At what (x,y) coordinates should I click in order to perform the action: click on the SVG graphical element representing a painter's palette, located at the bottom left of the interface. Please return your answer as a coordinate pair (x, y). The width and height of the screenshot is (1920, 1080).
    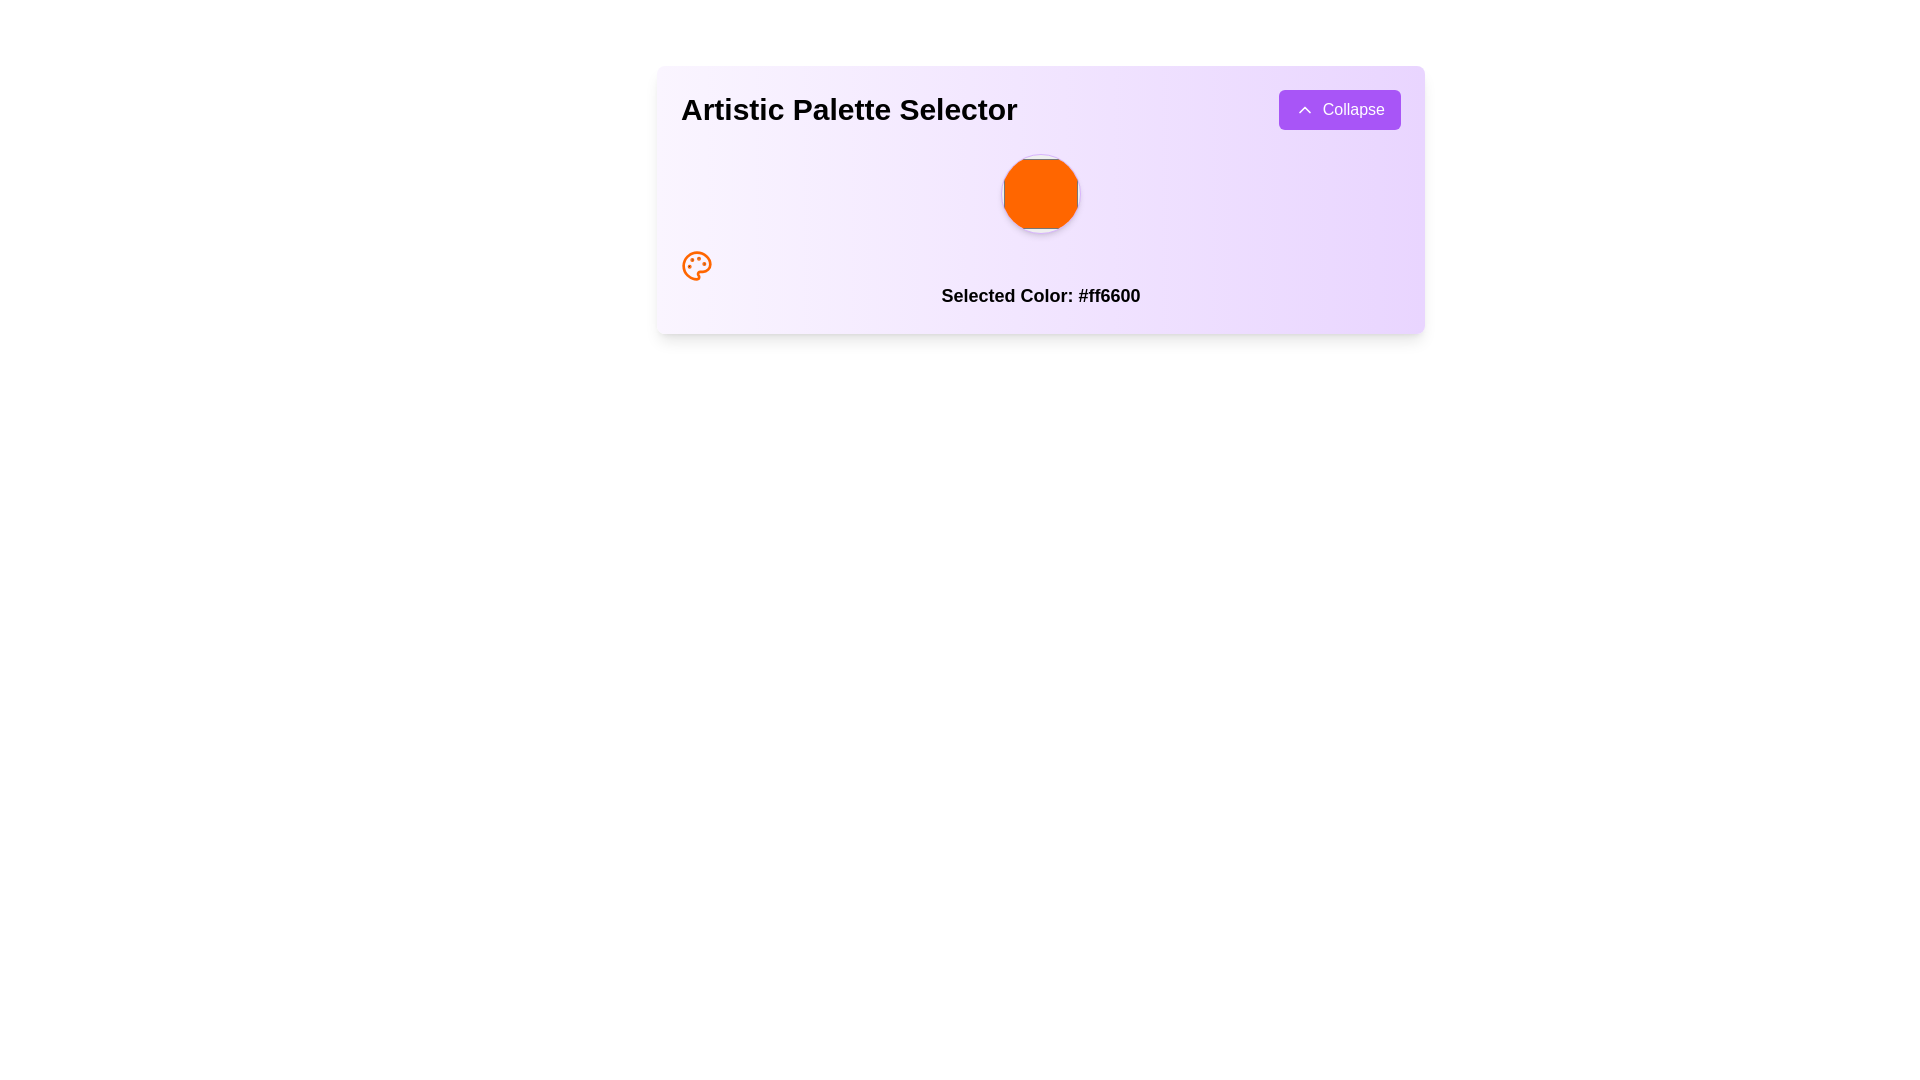
    Looking at the image, I should click on (696, 265).